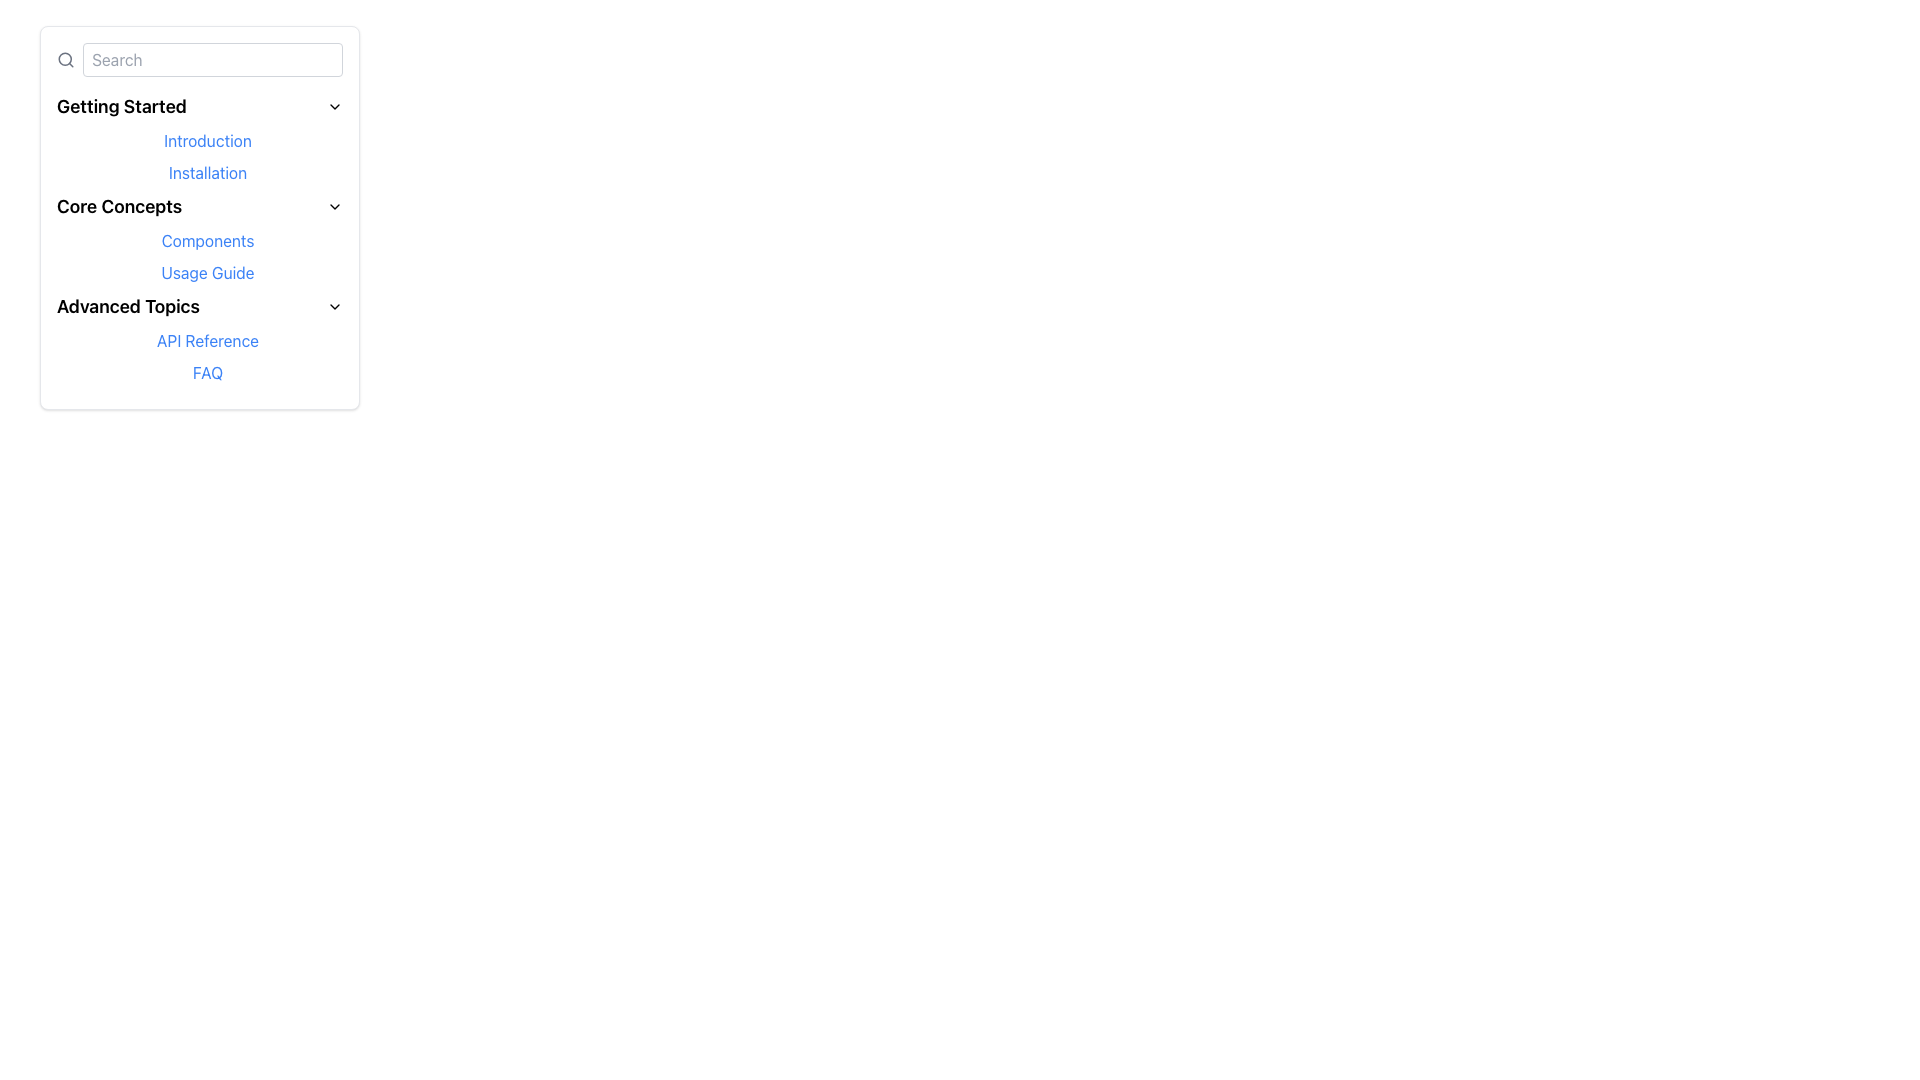 The width and height of the screenshot is (1920, 1080). I want to click on the circular shape of the magnifying glass icon, which symbolizes the search function, located in the top left section of the sidebar layout, so click(65, 58).